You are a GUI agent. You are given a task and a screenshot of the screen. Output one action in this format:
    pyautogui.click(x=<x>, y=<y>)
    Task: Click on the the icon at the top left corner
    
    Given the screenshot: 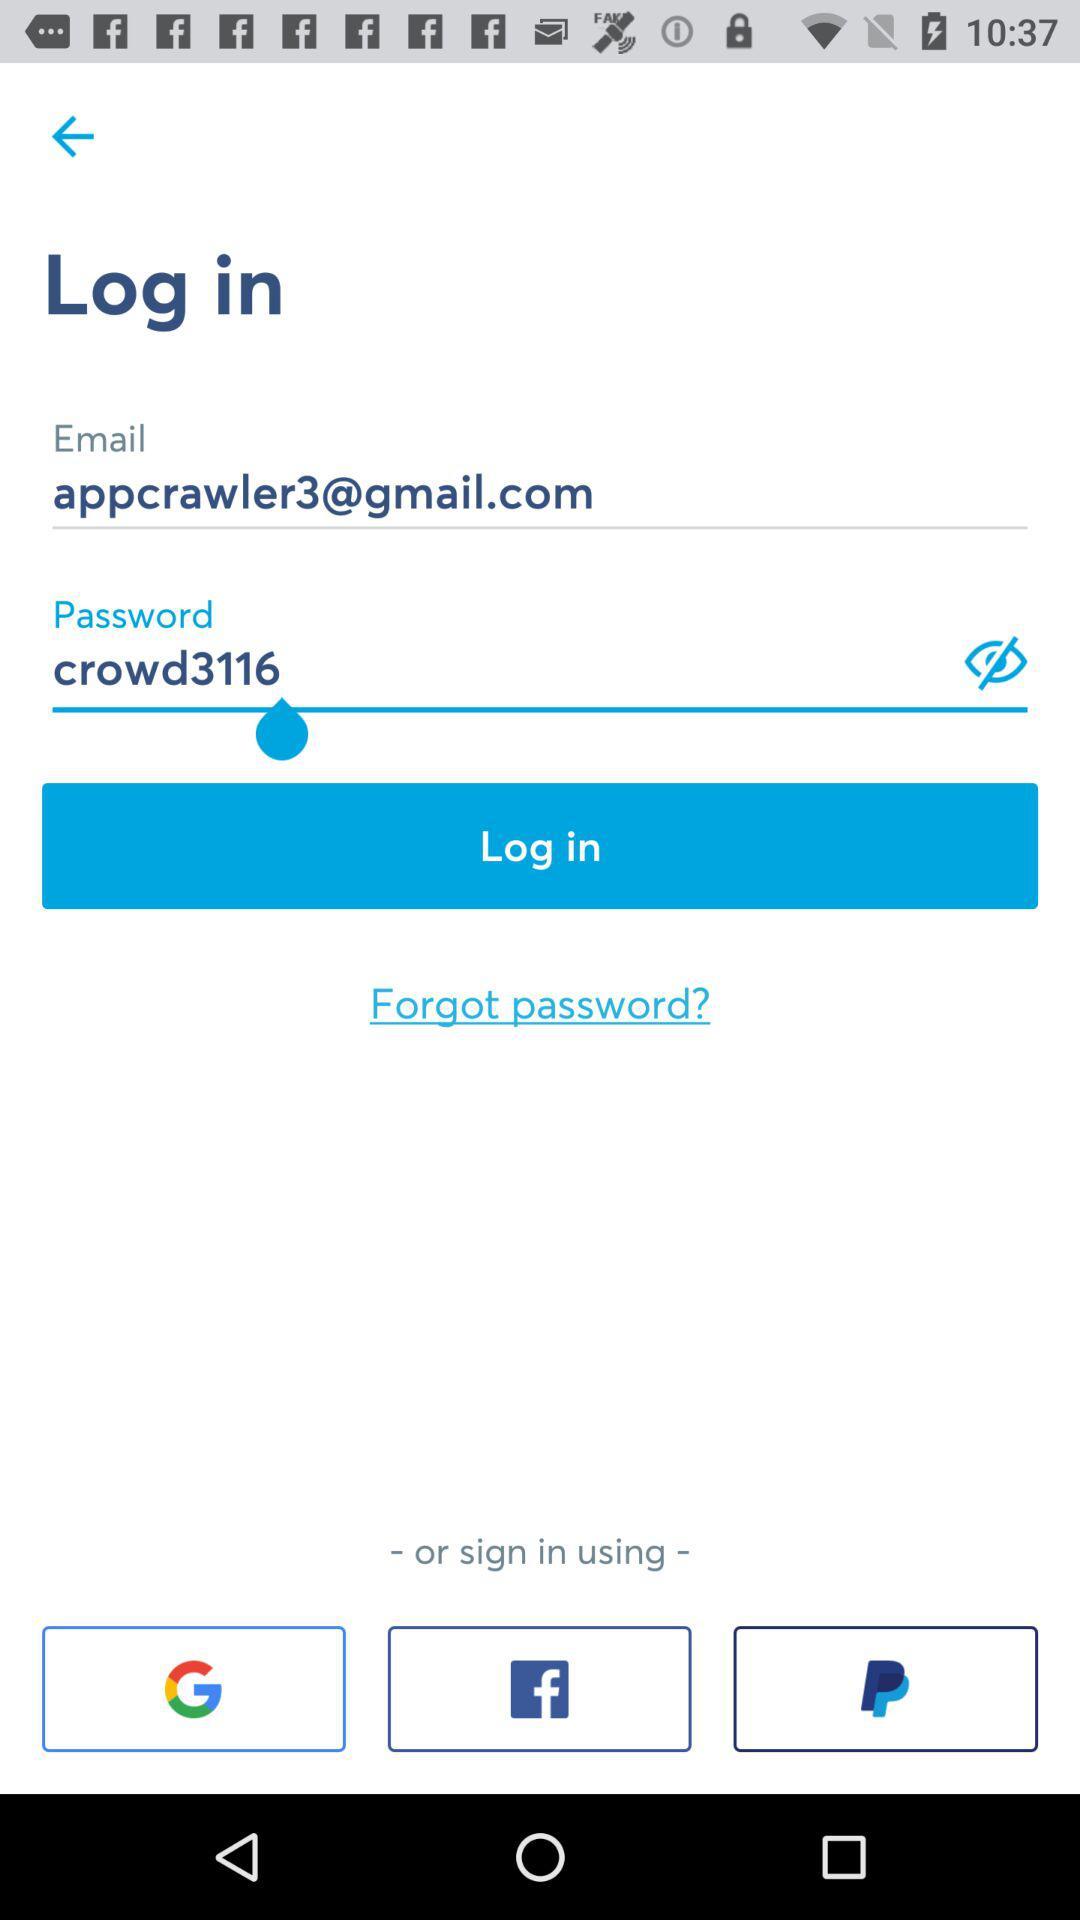 What is the action you would take?
    pyautogui.click(x=72, y=135)
    